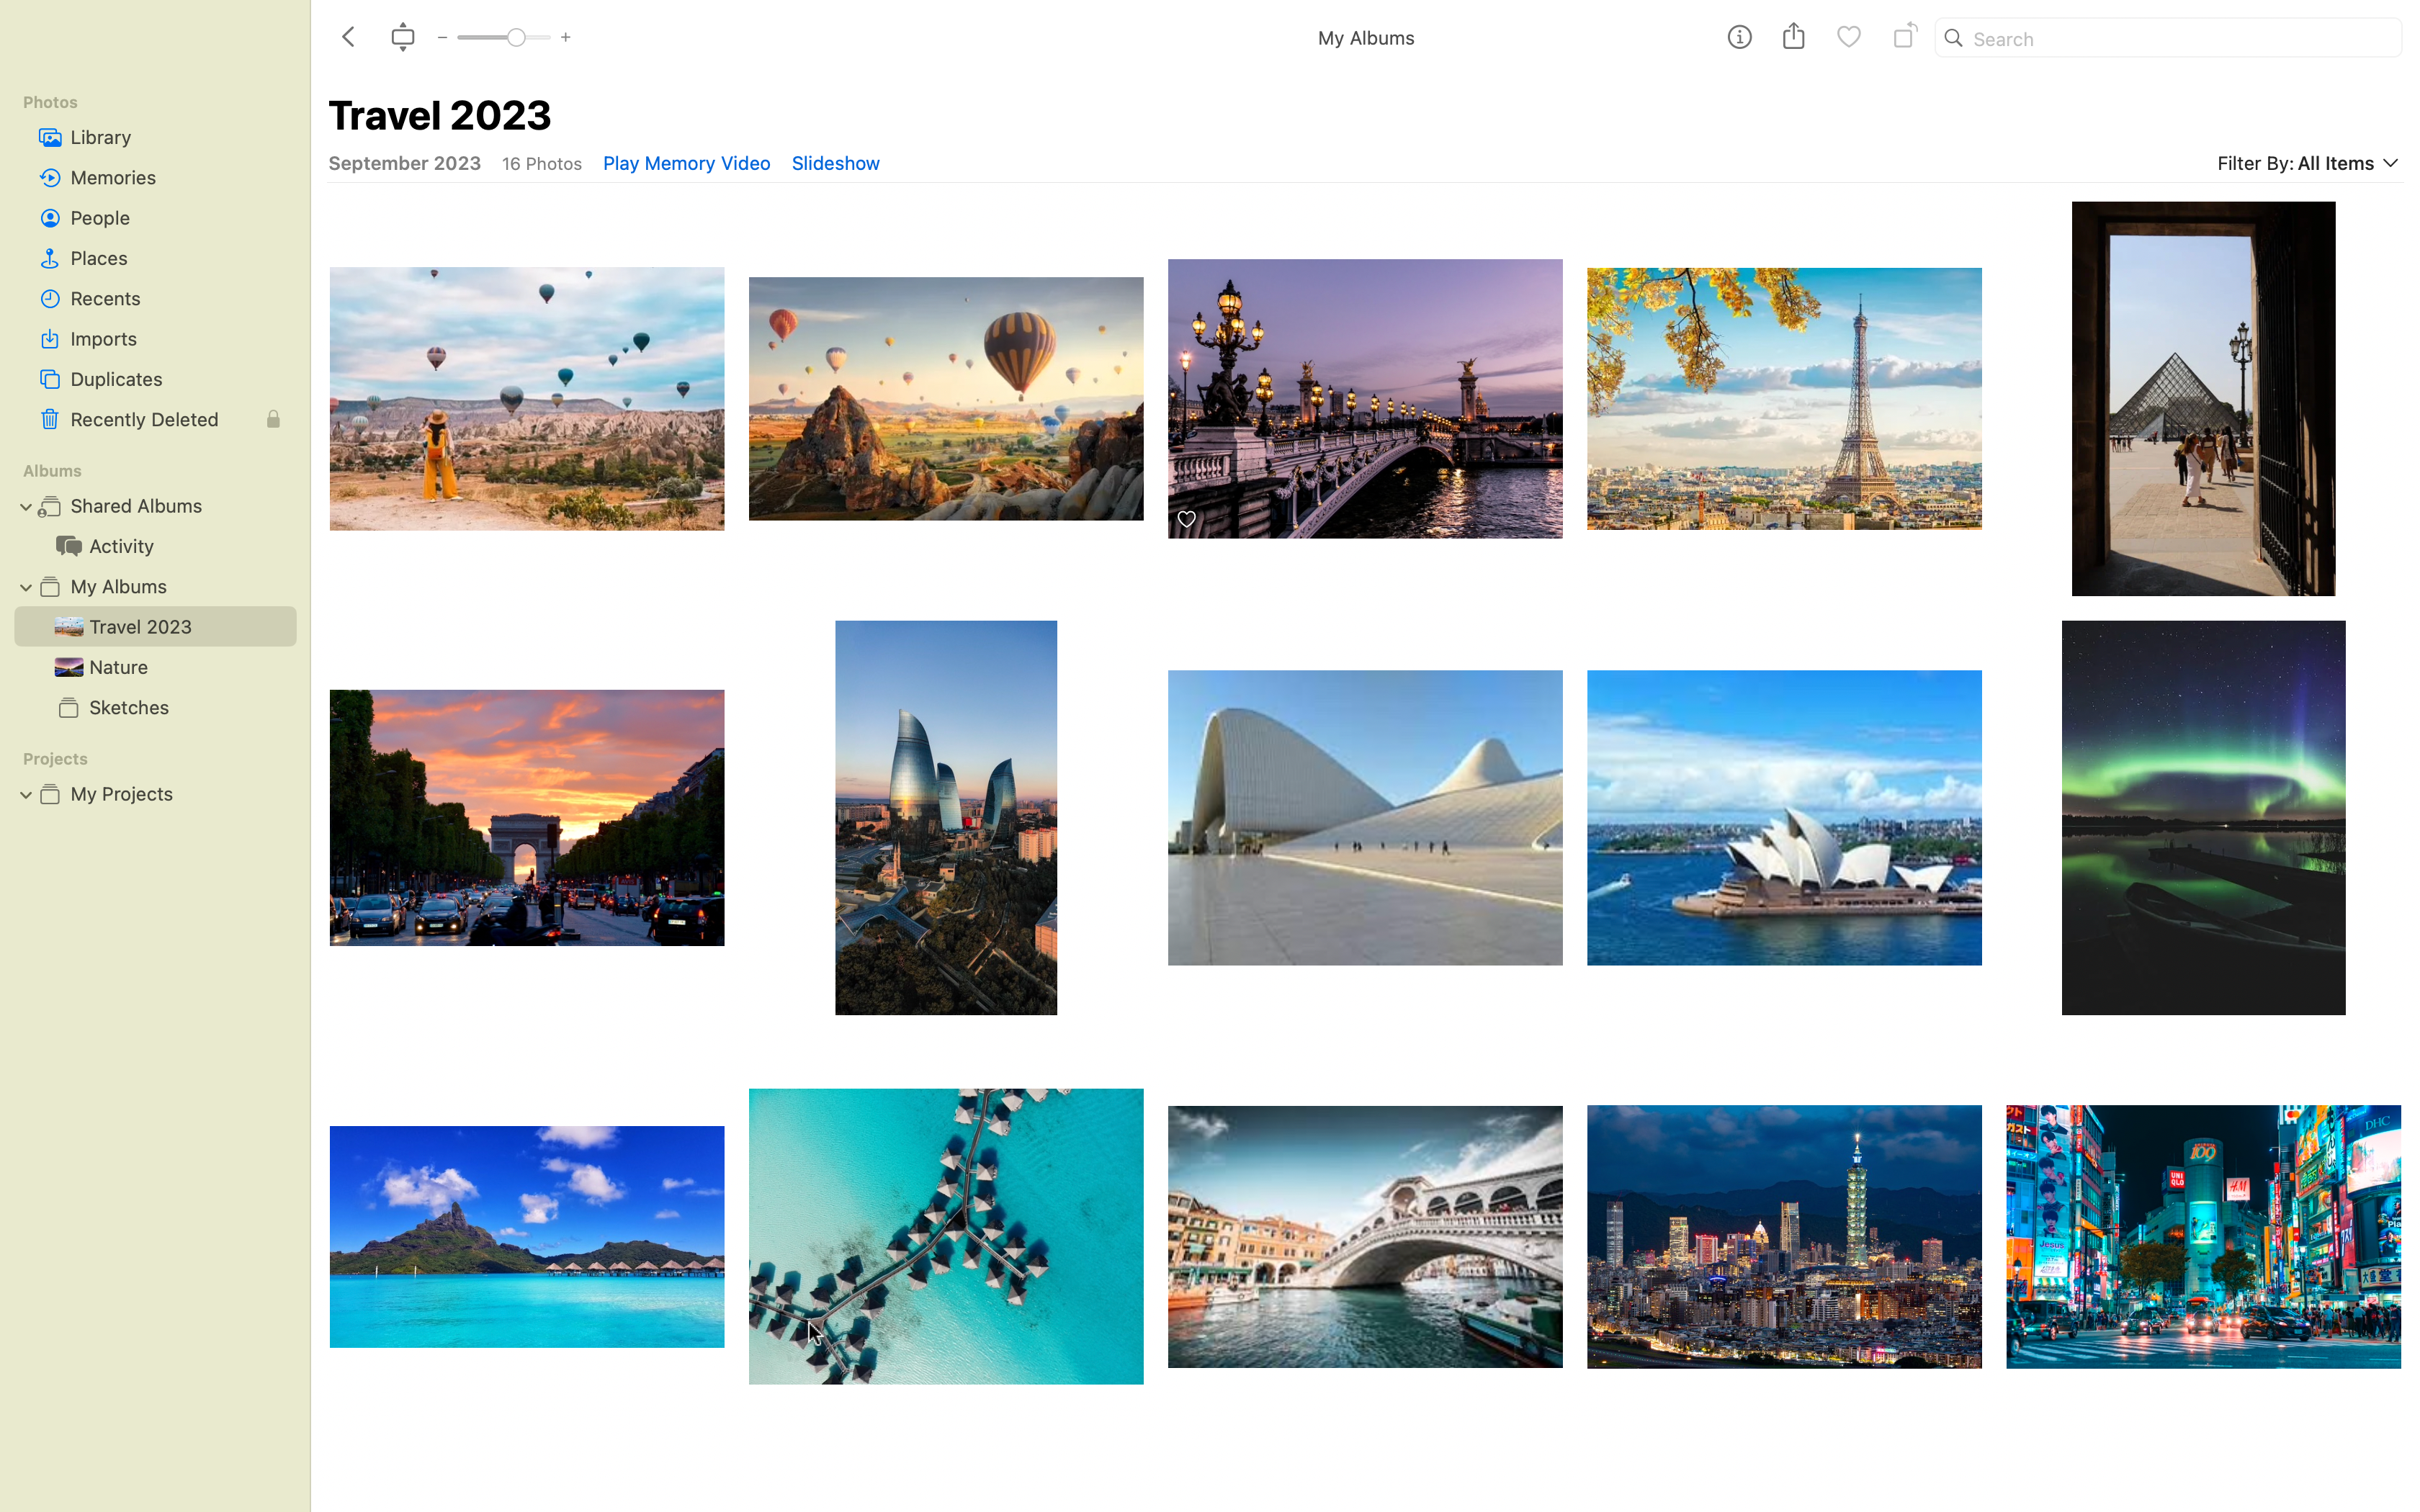  What do you see at coordinates (1785, 1259) in the screenshot?
I see `the image before the last one in the final row` at bounding box center [1785, 1259].